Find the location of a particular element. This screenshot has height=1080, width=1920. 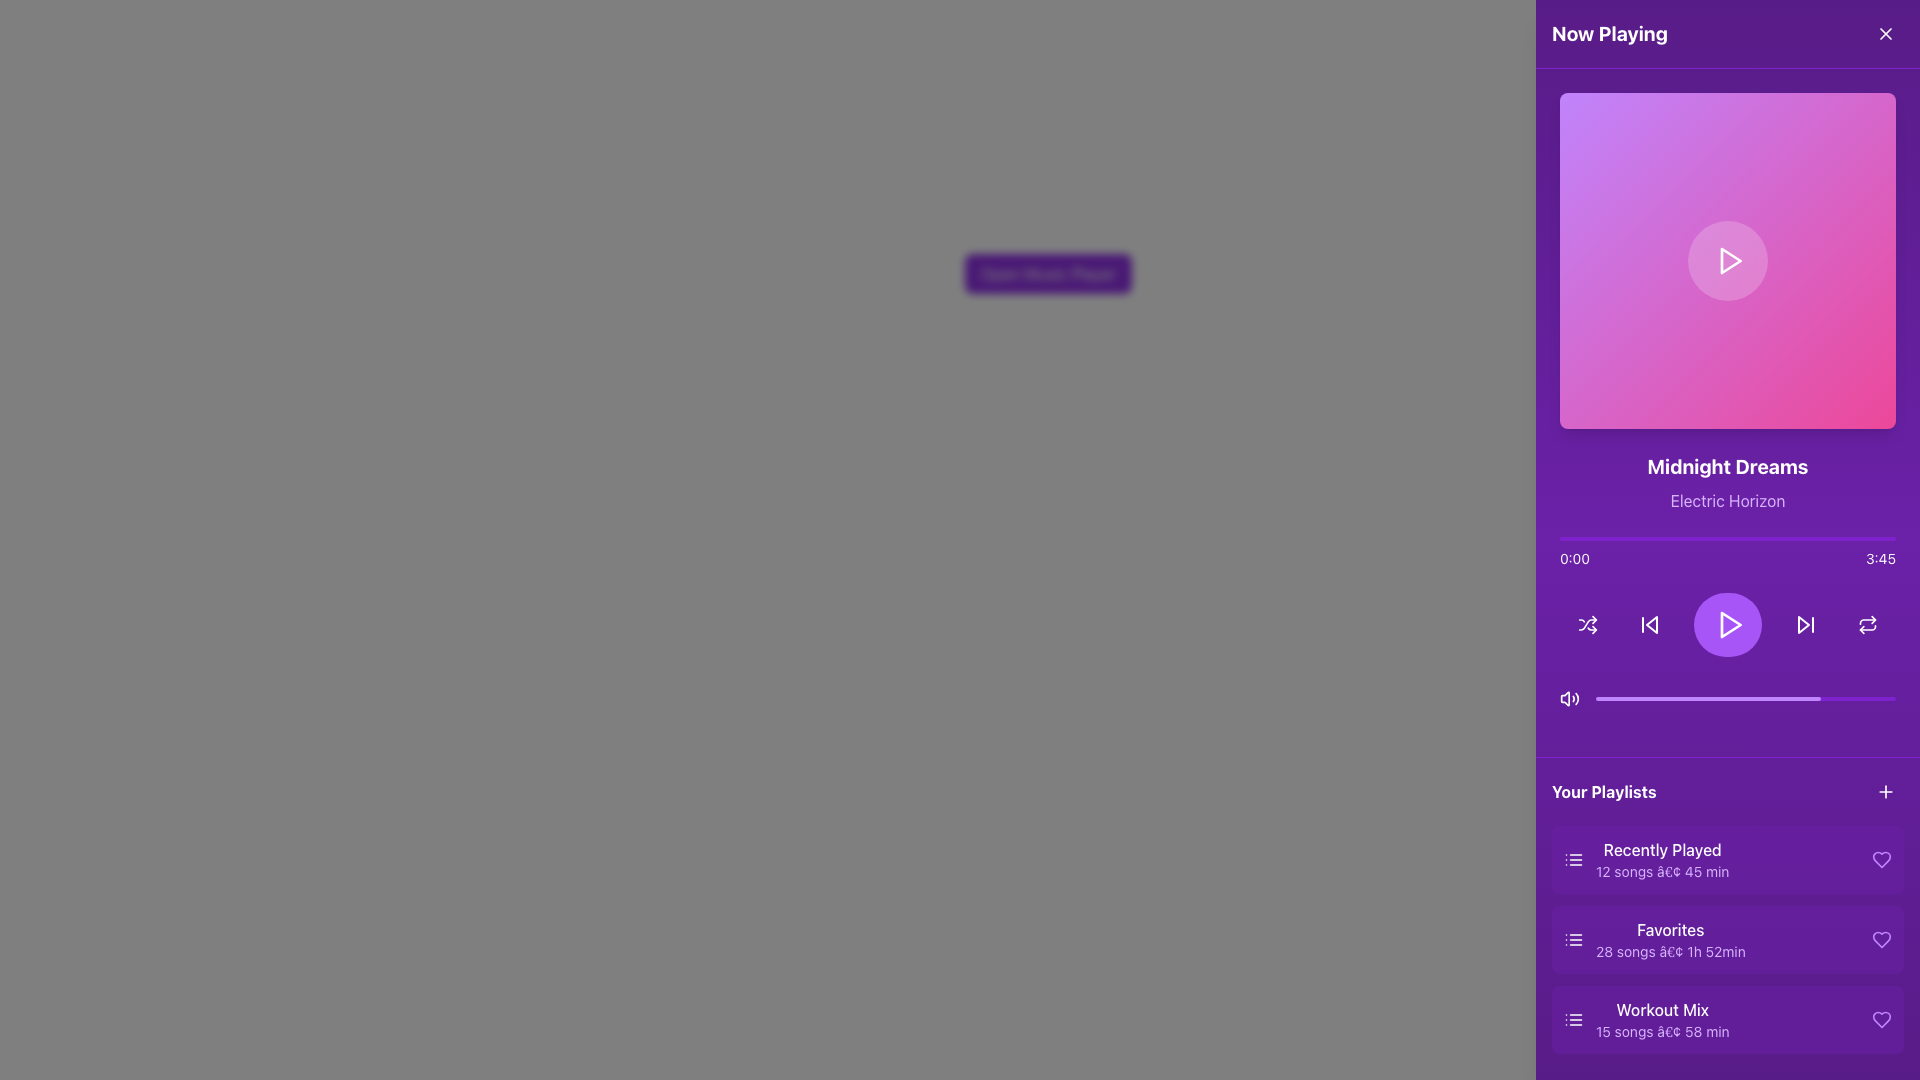

the triangular play icon inside the circular purple button is located at coordinates (1730, 623).